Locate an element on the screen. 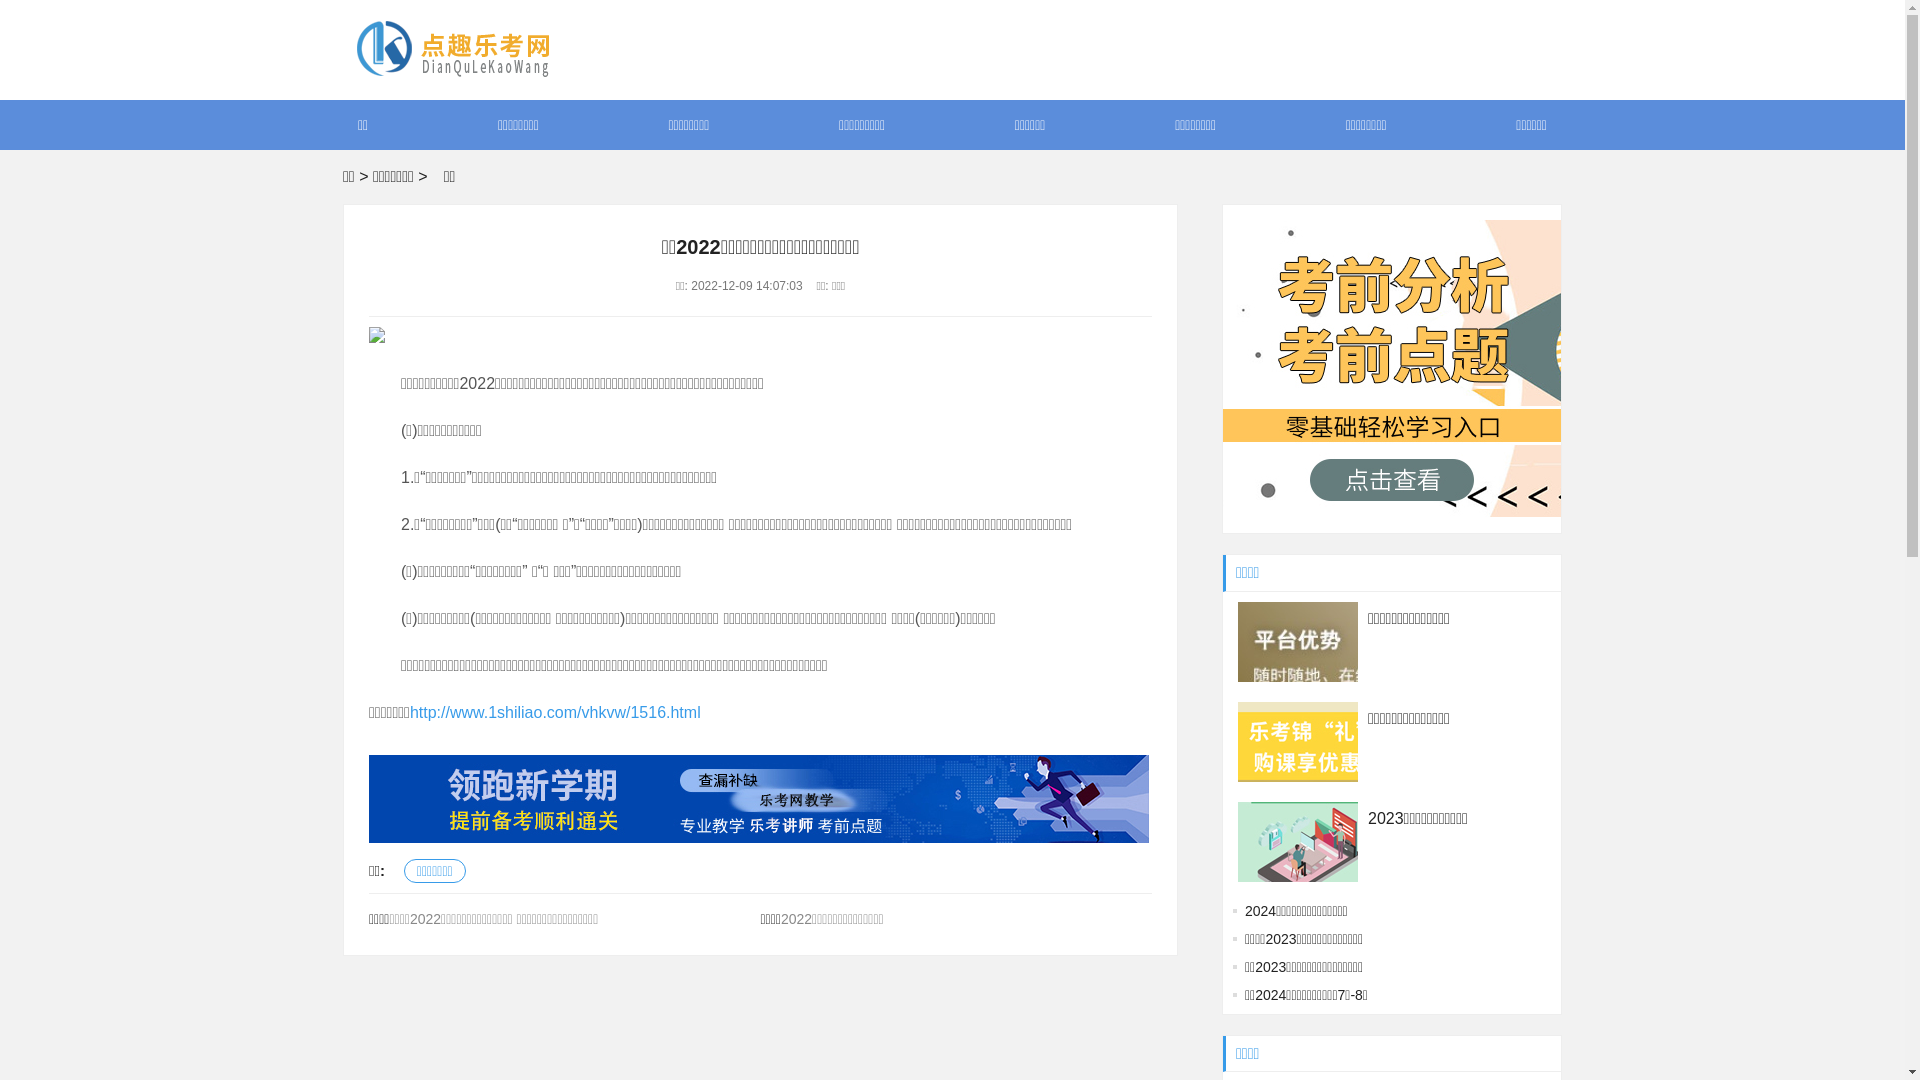 Image resolution: width=1920 pixels, height=1080 pixels. 'http://www.1shiliao.com/vhkvw/1516.html' is located at coordinates (555, 711).